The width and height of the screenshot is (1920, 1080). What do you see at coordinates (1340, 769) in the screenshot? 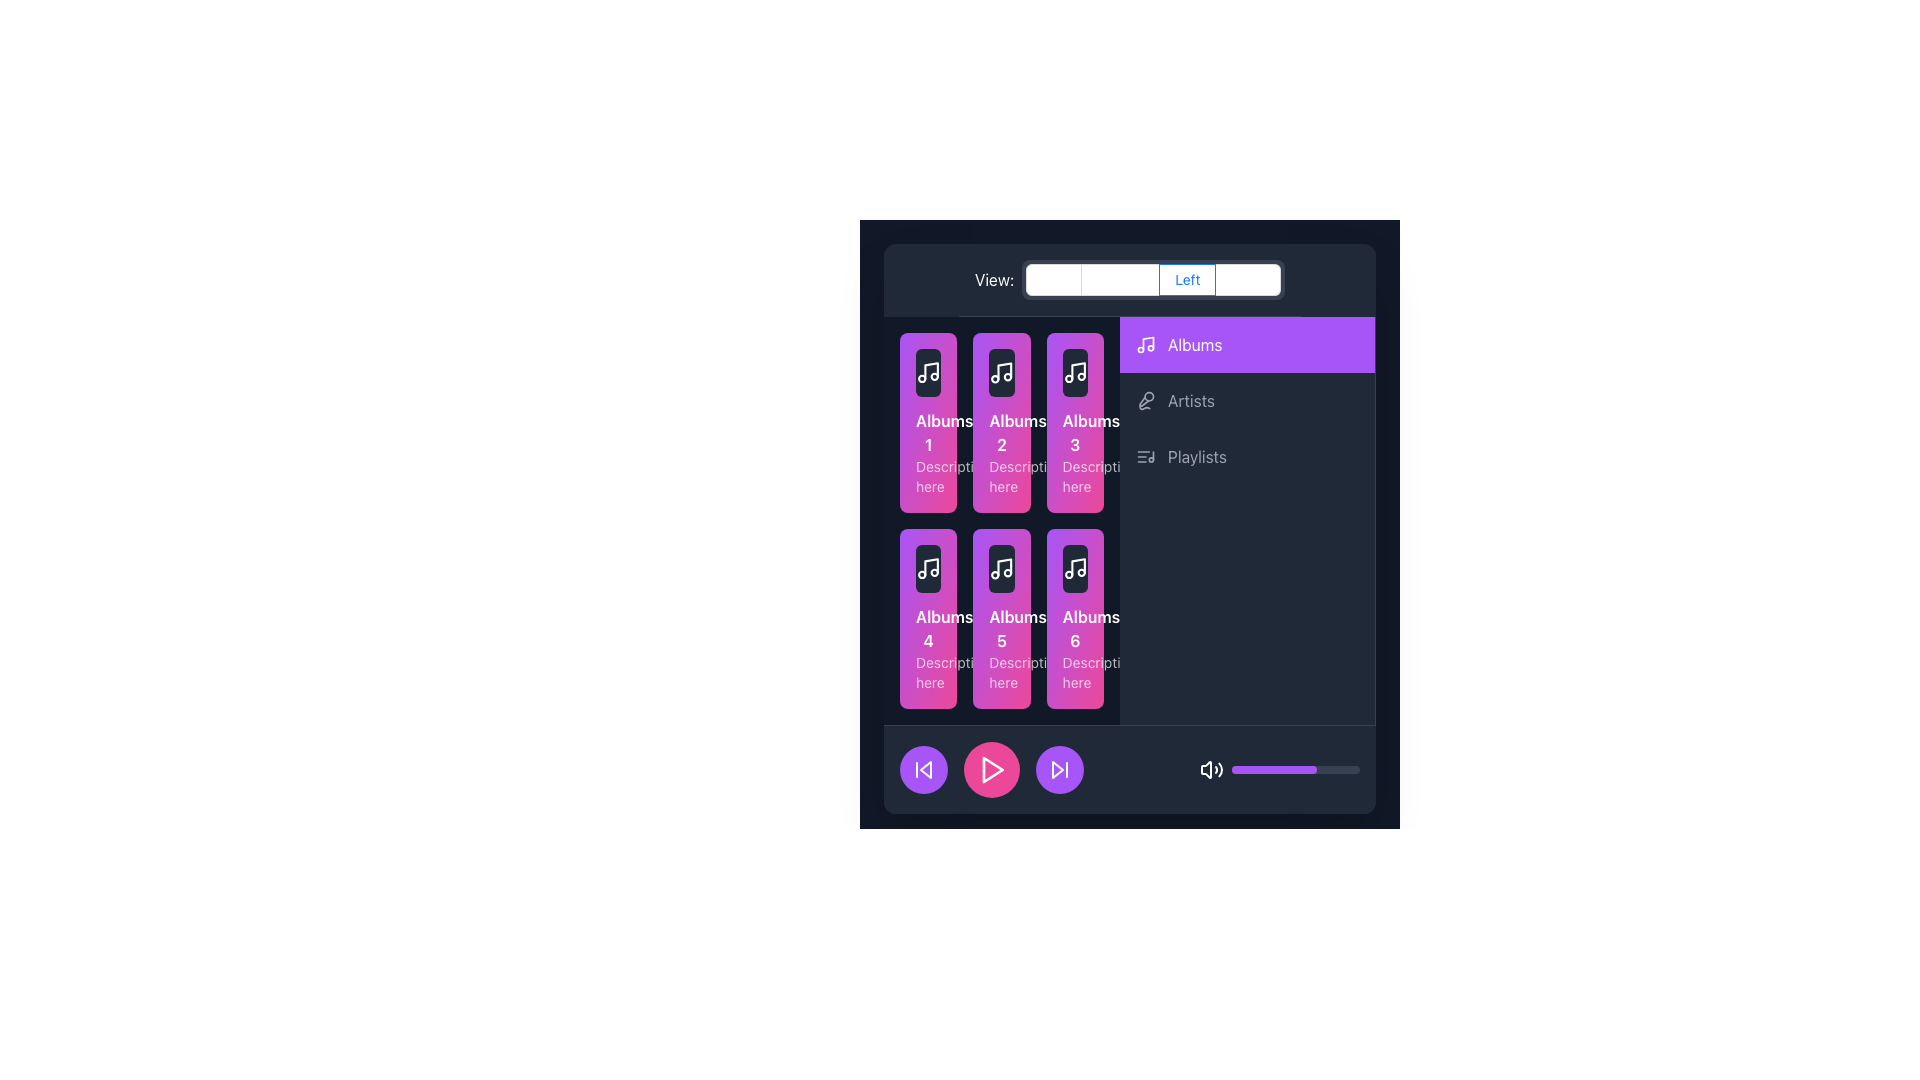
I see `the volume level` at bounding box center [1340, 769].